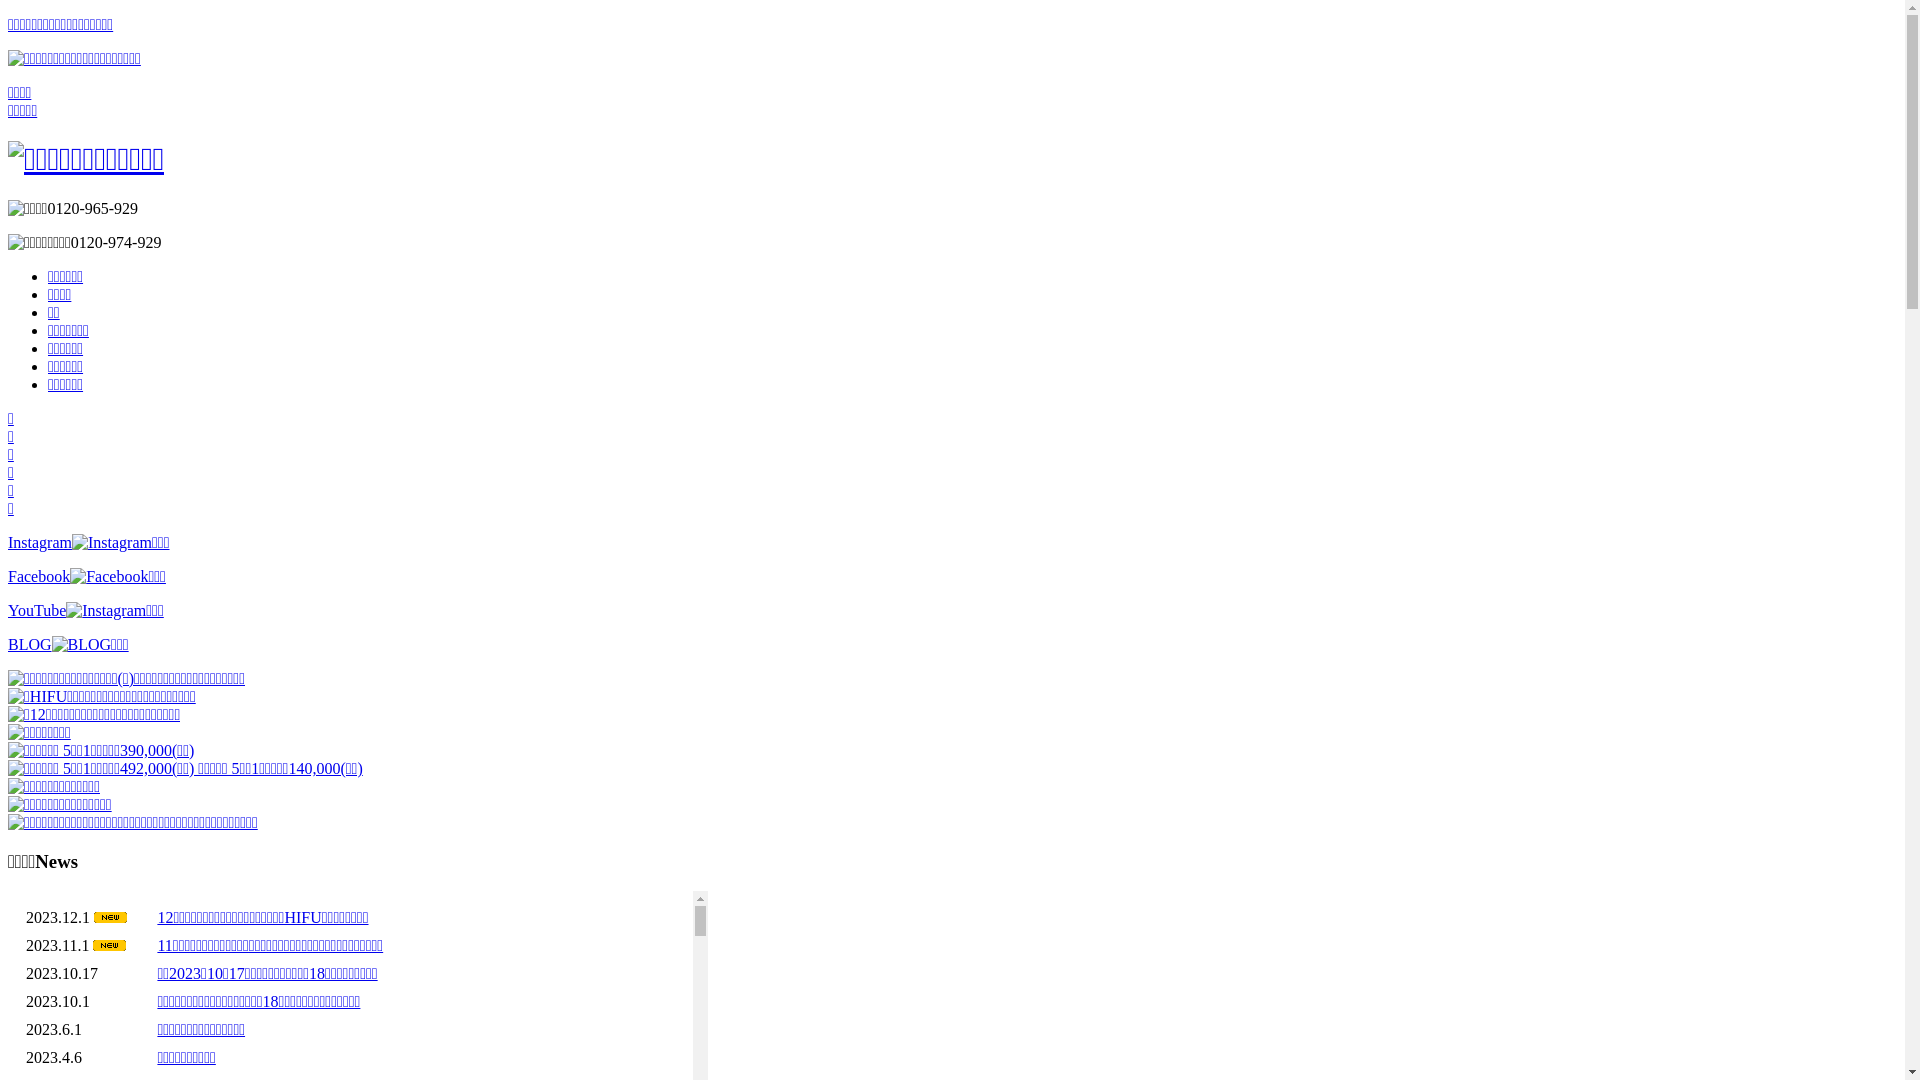 The image size is (1920, 1080). I want to click on 'BLOG', so click(68, 644).